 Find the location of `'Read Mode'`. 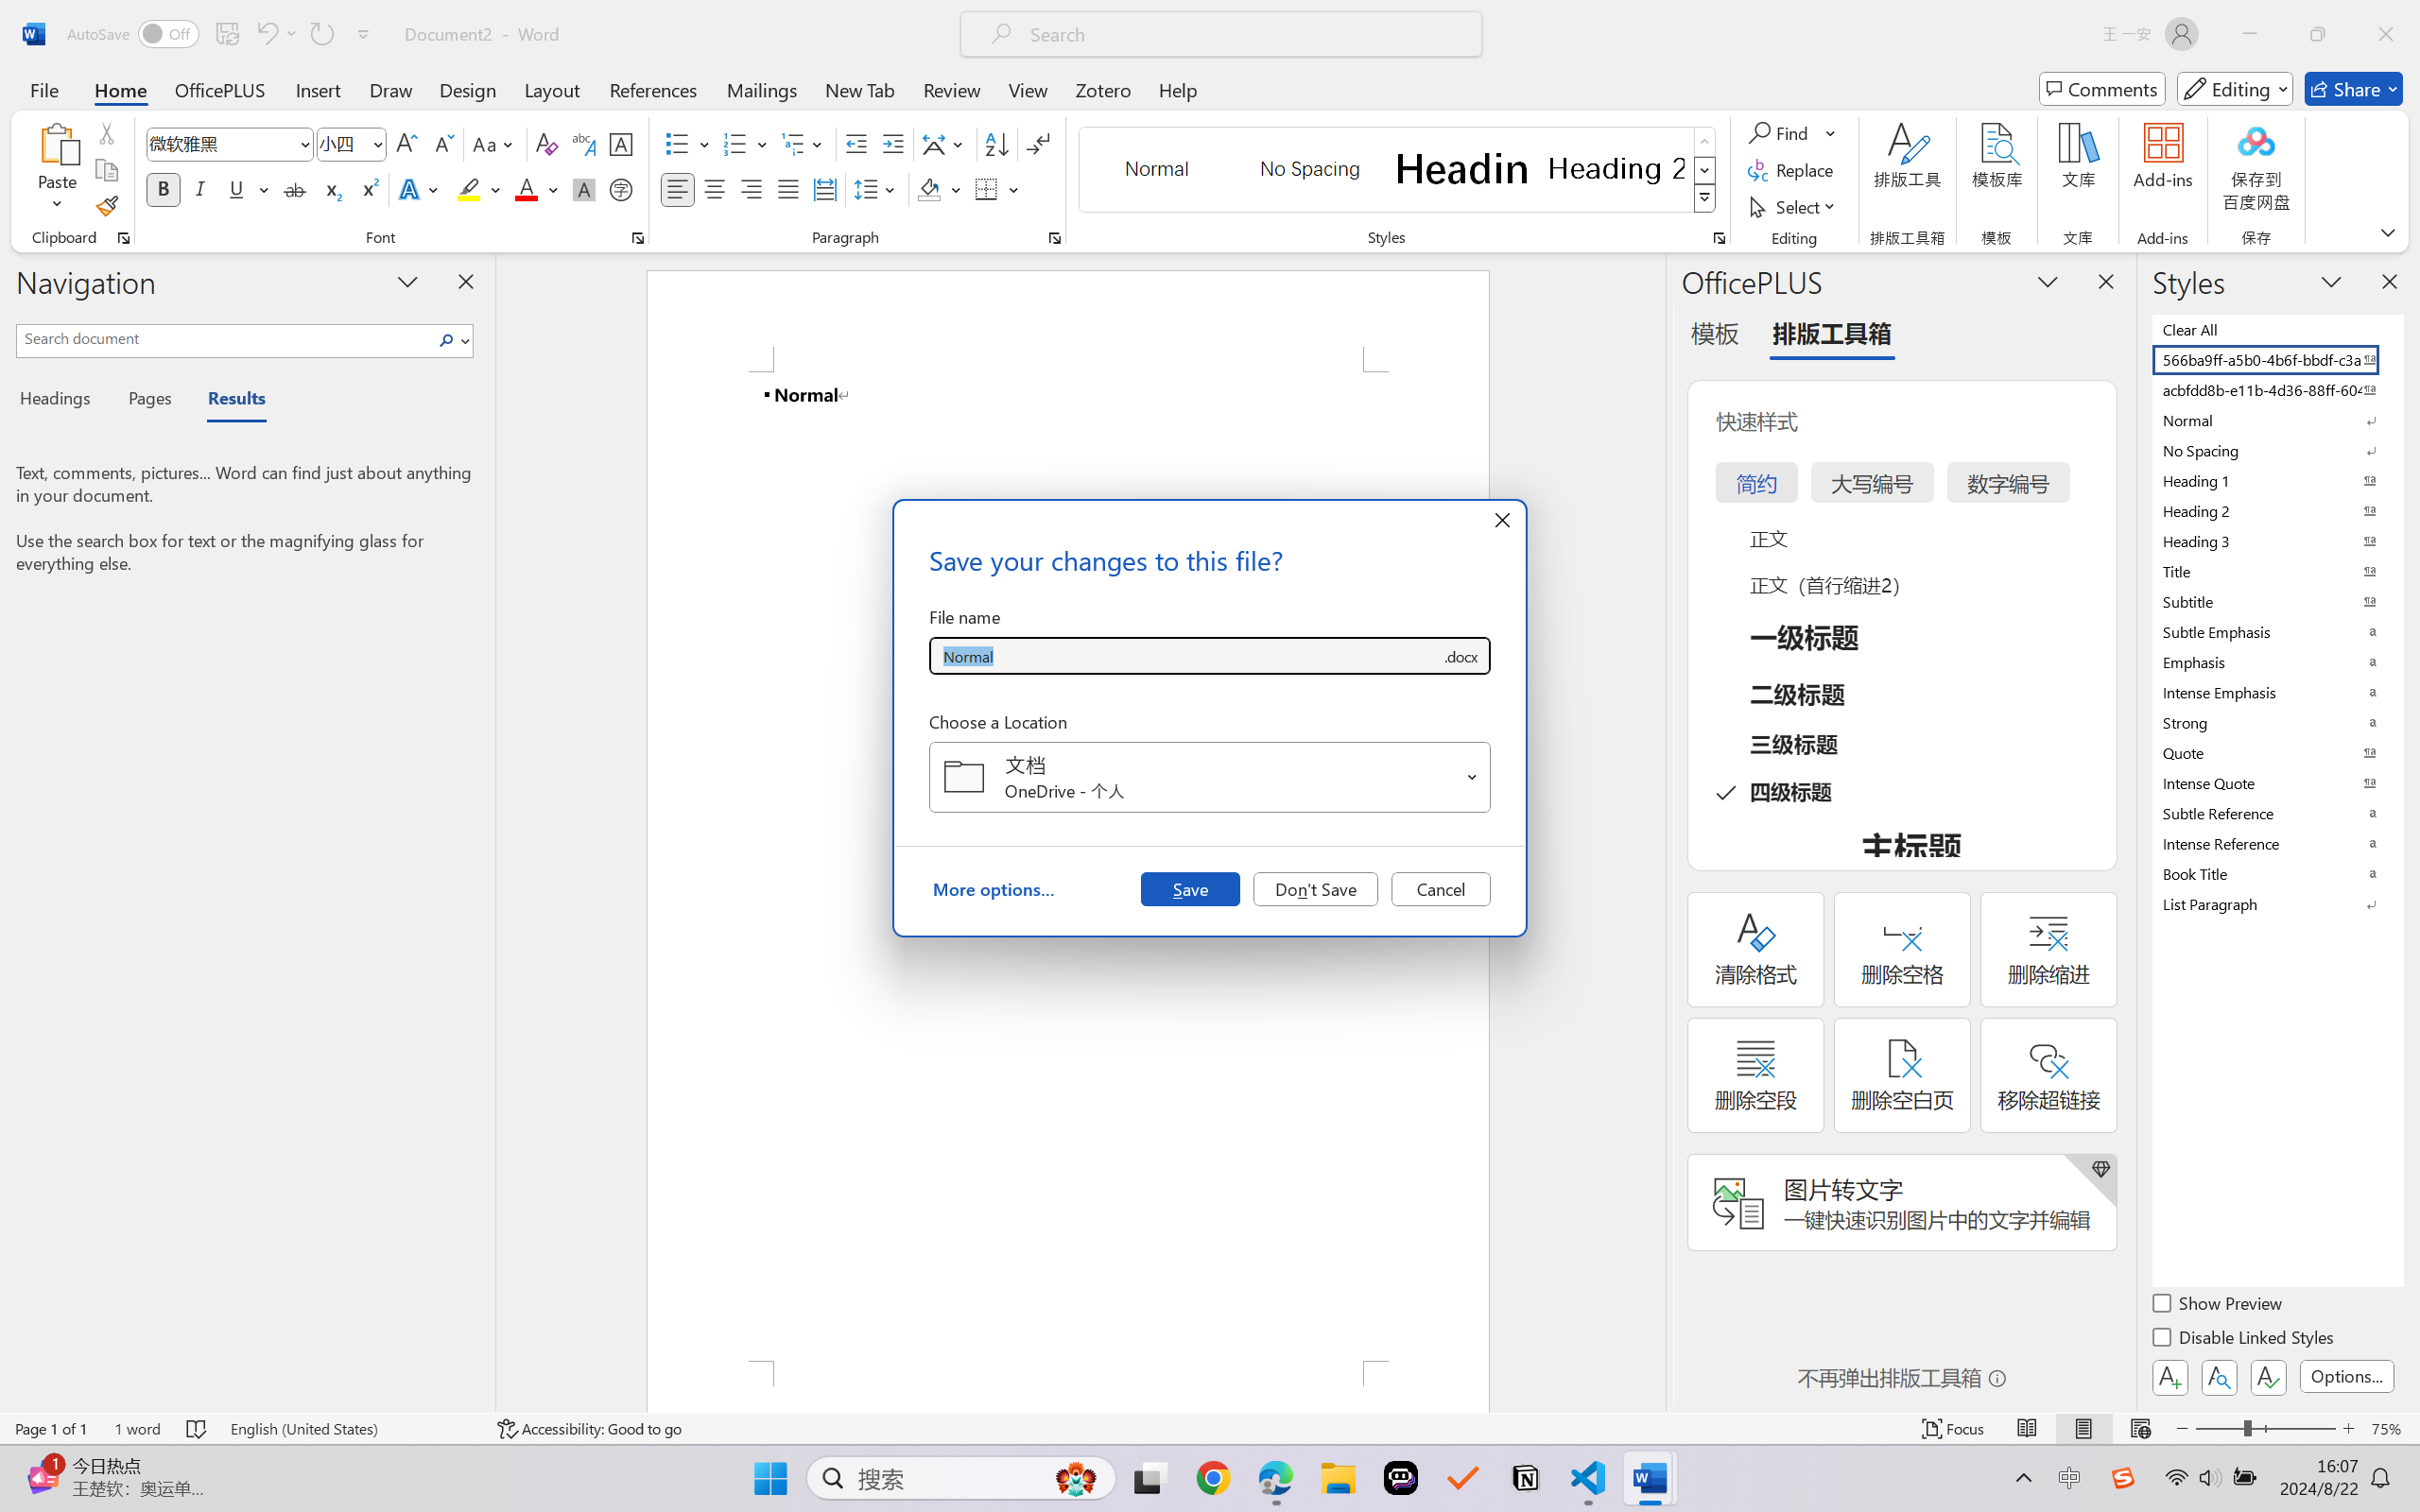

'Read Mode' is located at coordinates (2027, 1428).